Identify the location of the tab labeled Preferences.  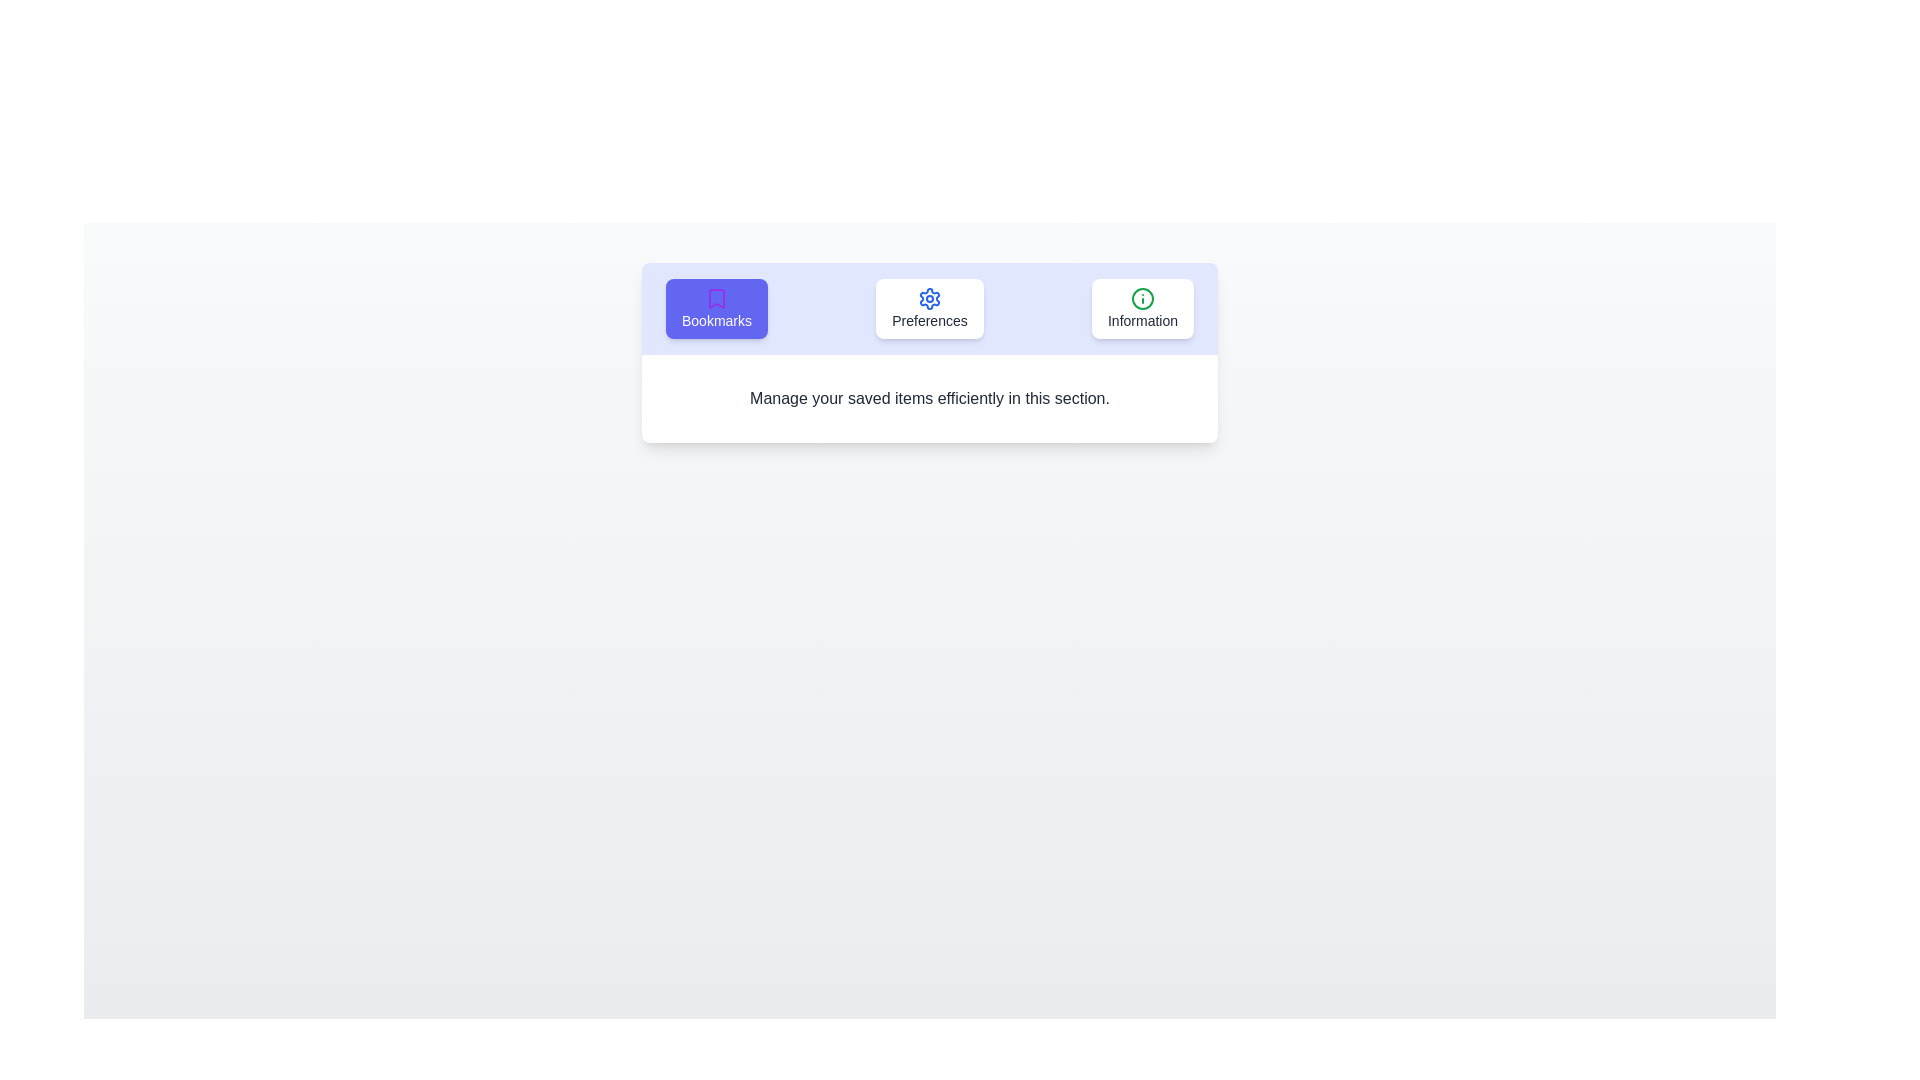
(929, 308).